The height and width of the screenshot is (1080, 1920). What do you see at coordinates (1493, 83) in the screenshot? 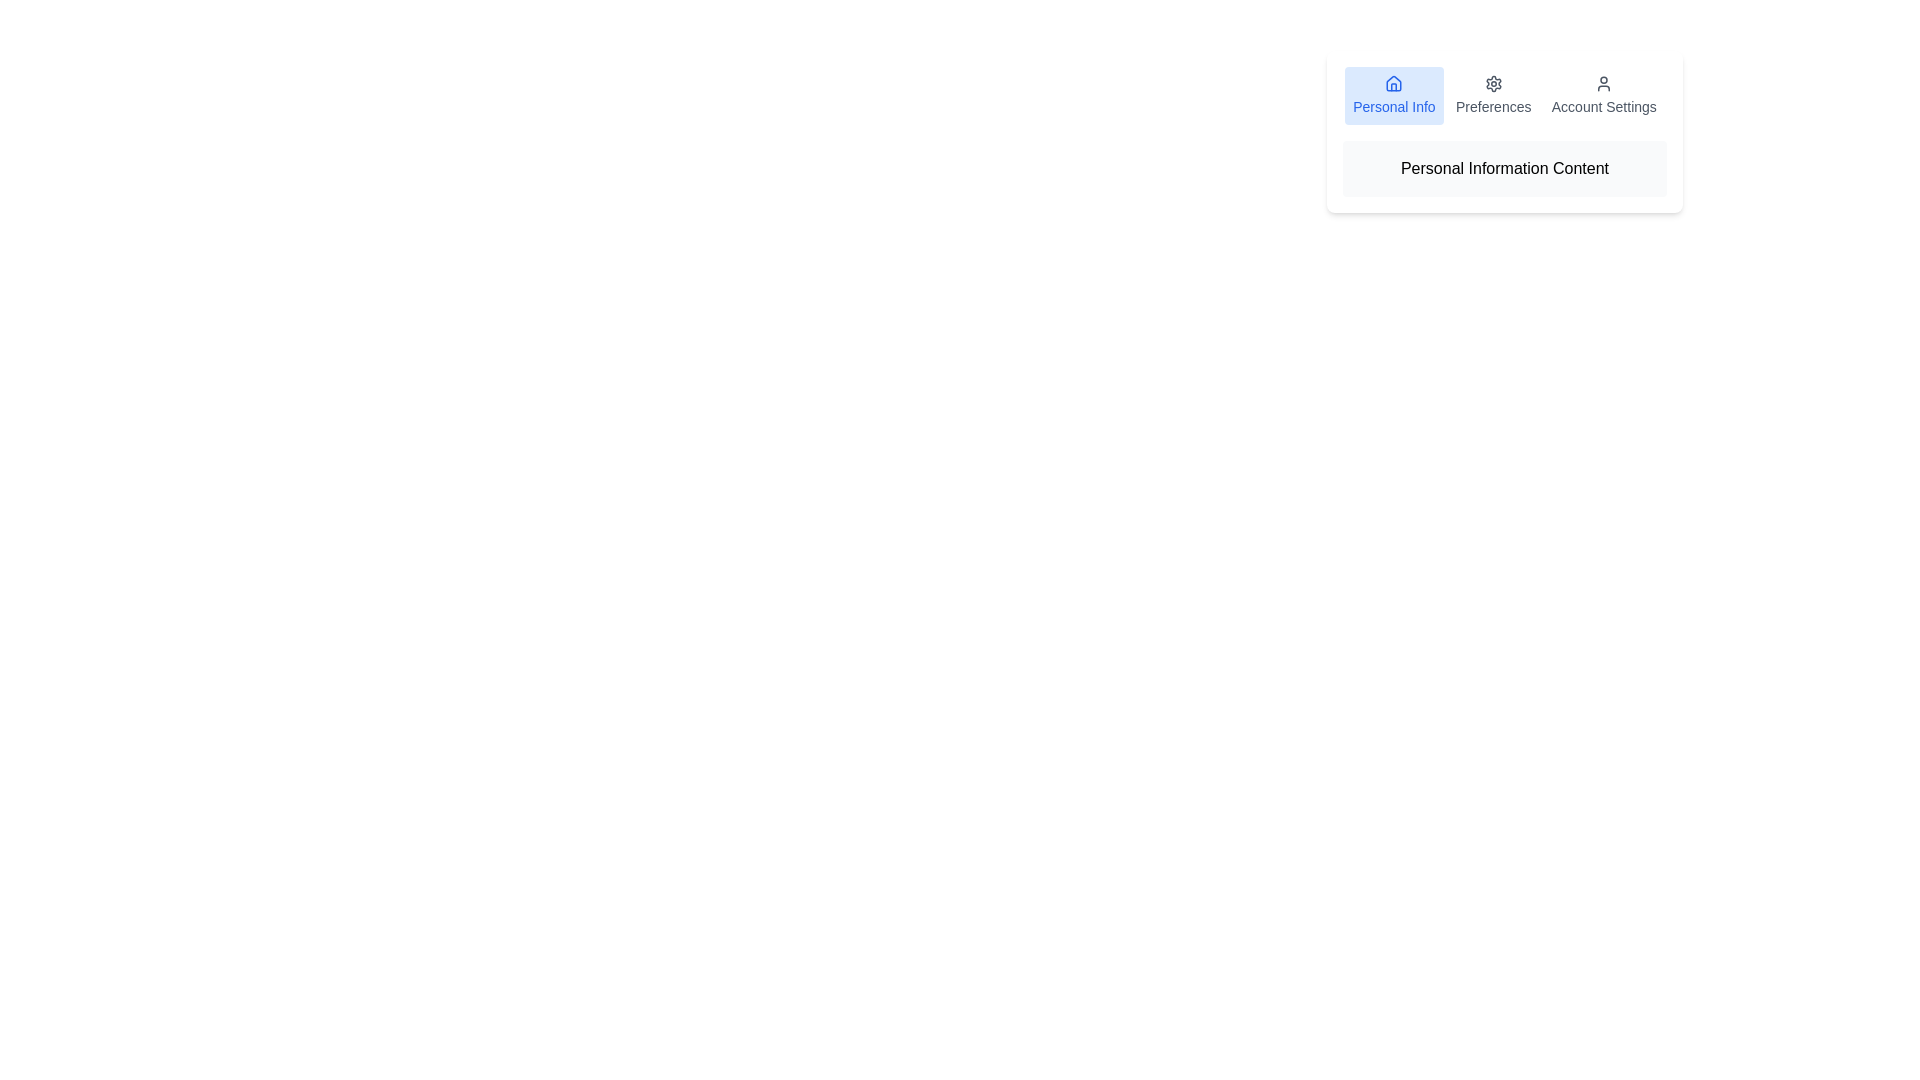
I see `the gear icon representing the Preferences section` at bounding box center [1493, 83].